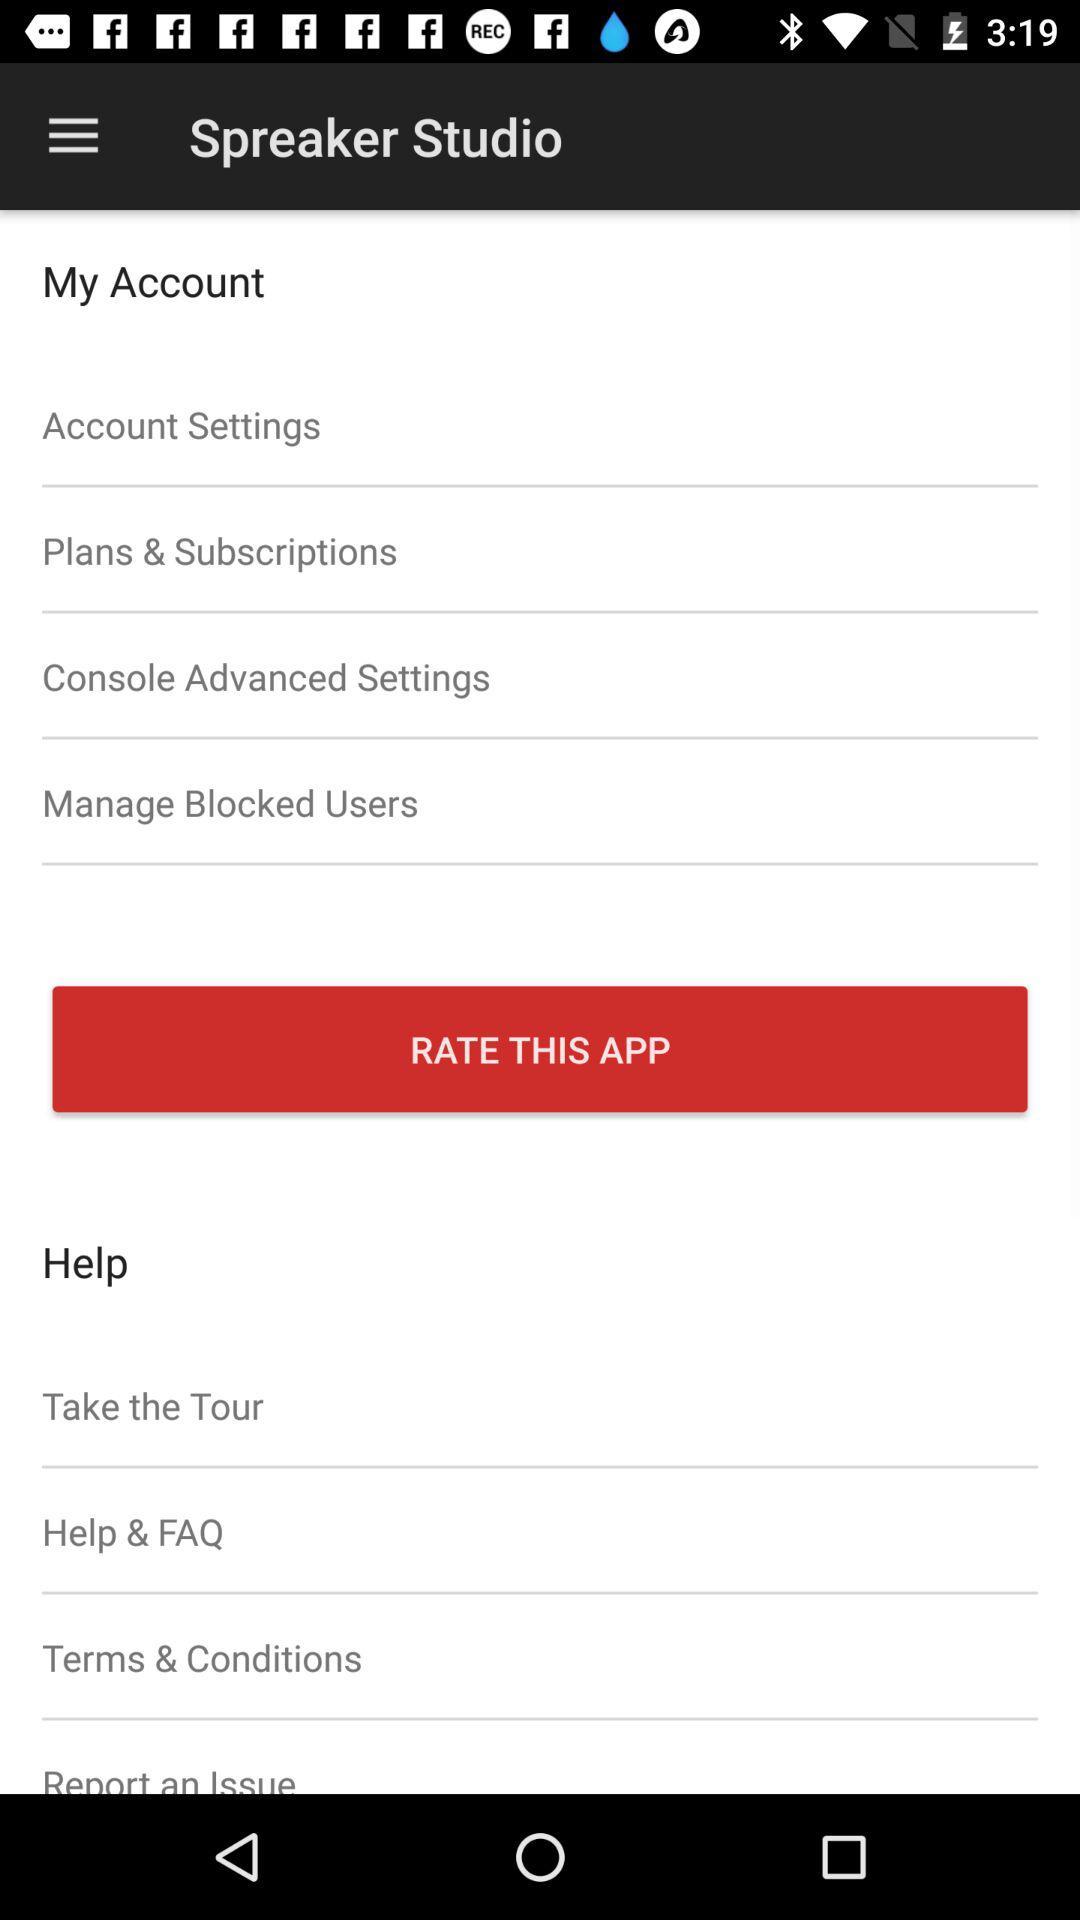  I want to click on the item below the plans & subscriptions, so click(540, 676).